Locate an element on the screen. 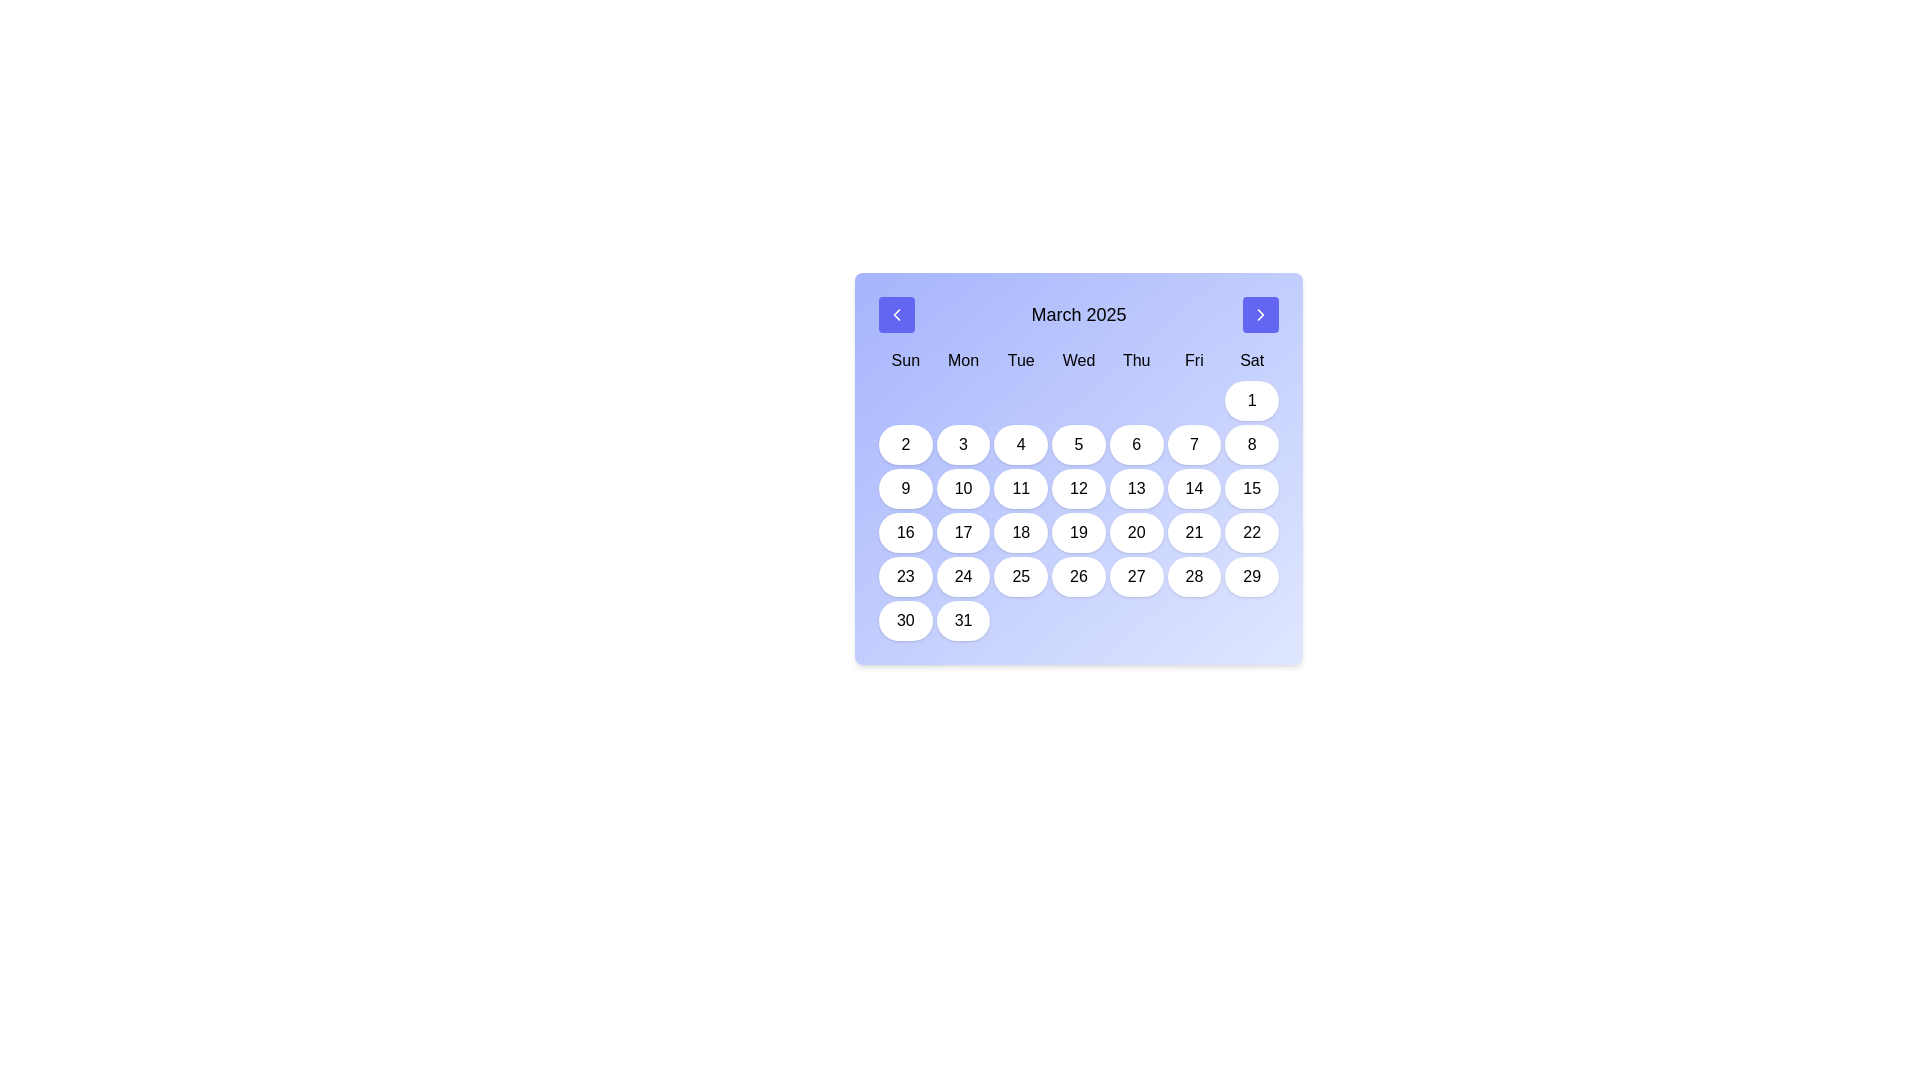  the dot marker indicating the date '4' in the Tuesday column of the calendar is located at coordinates (1021, 401).